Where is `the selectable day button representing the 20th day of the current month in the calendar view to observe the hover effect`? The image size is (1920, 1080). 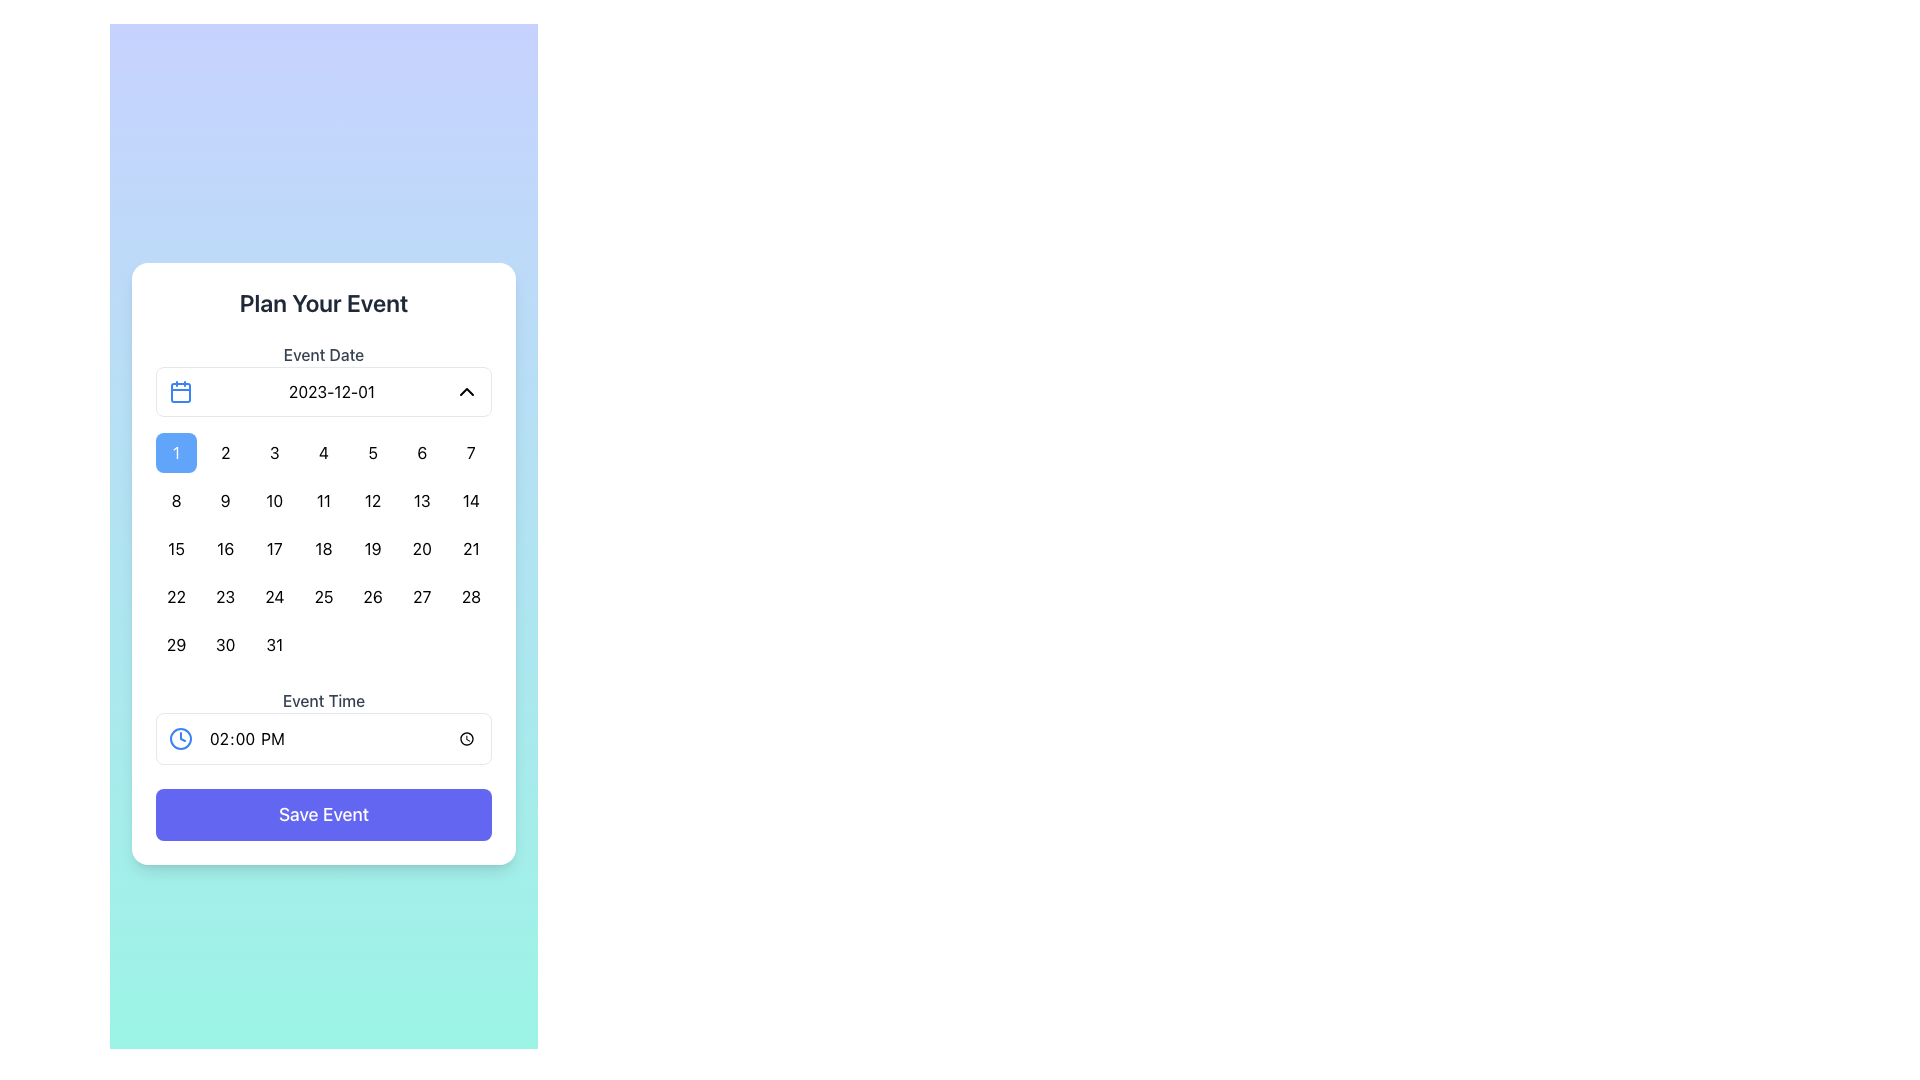 the selectable day button representing the 20th day of the current month in the calendar view to observe the hover effect is located at coordinates (421, 548).